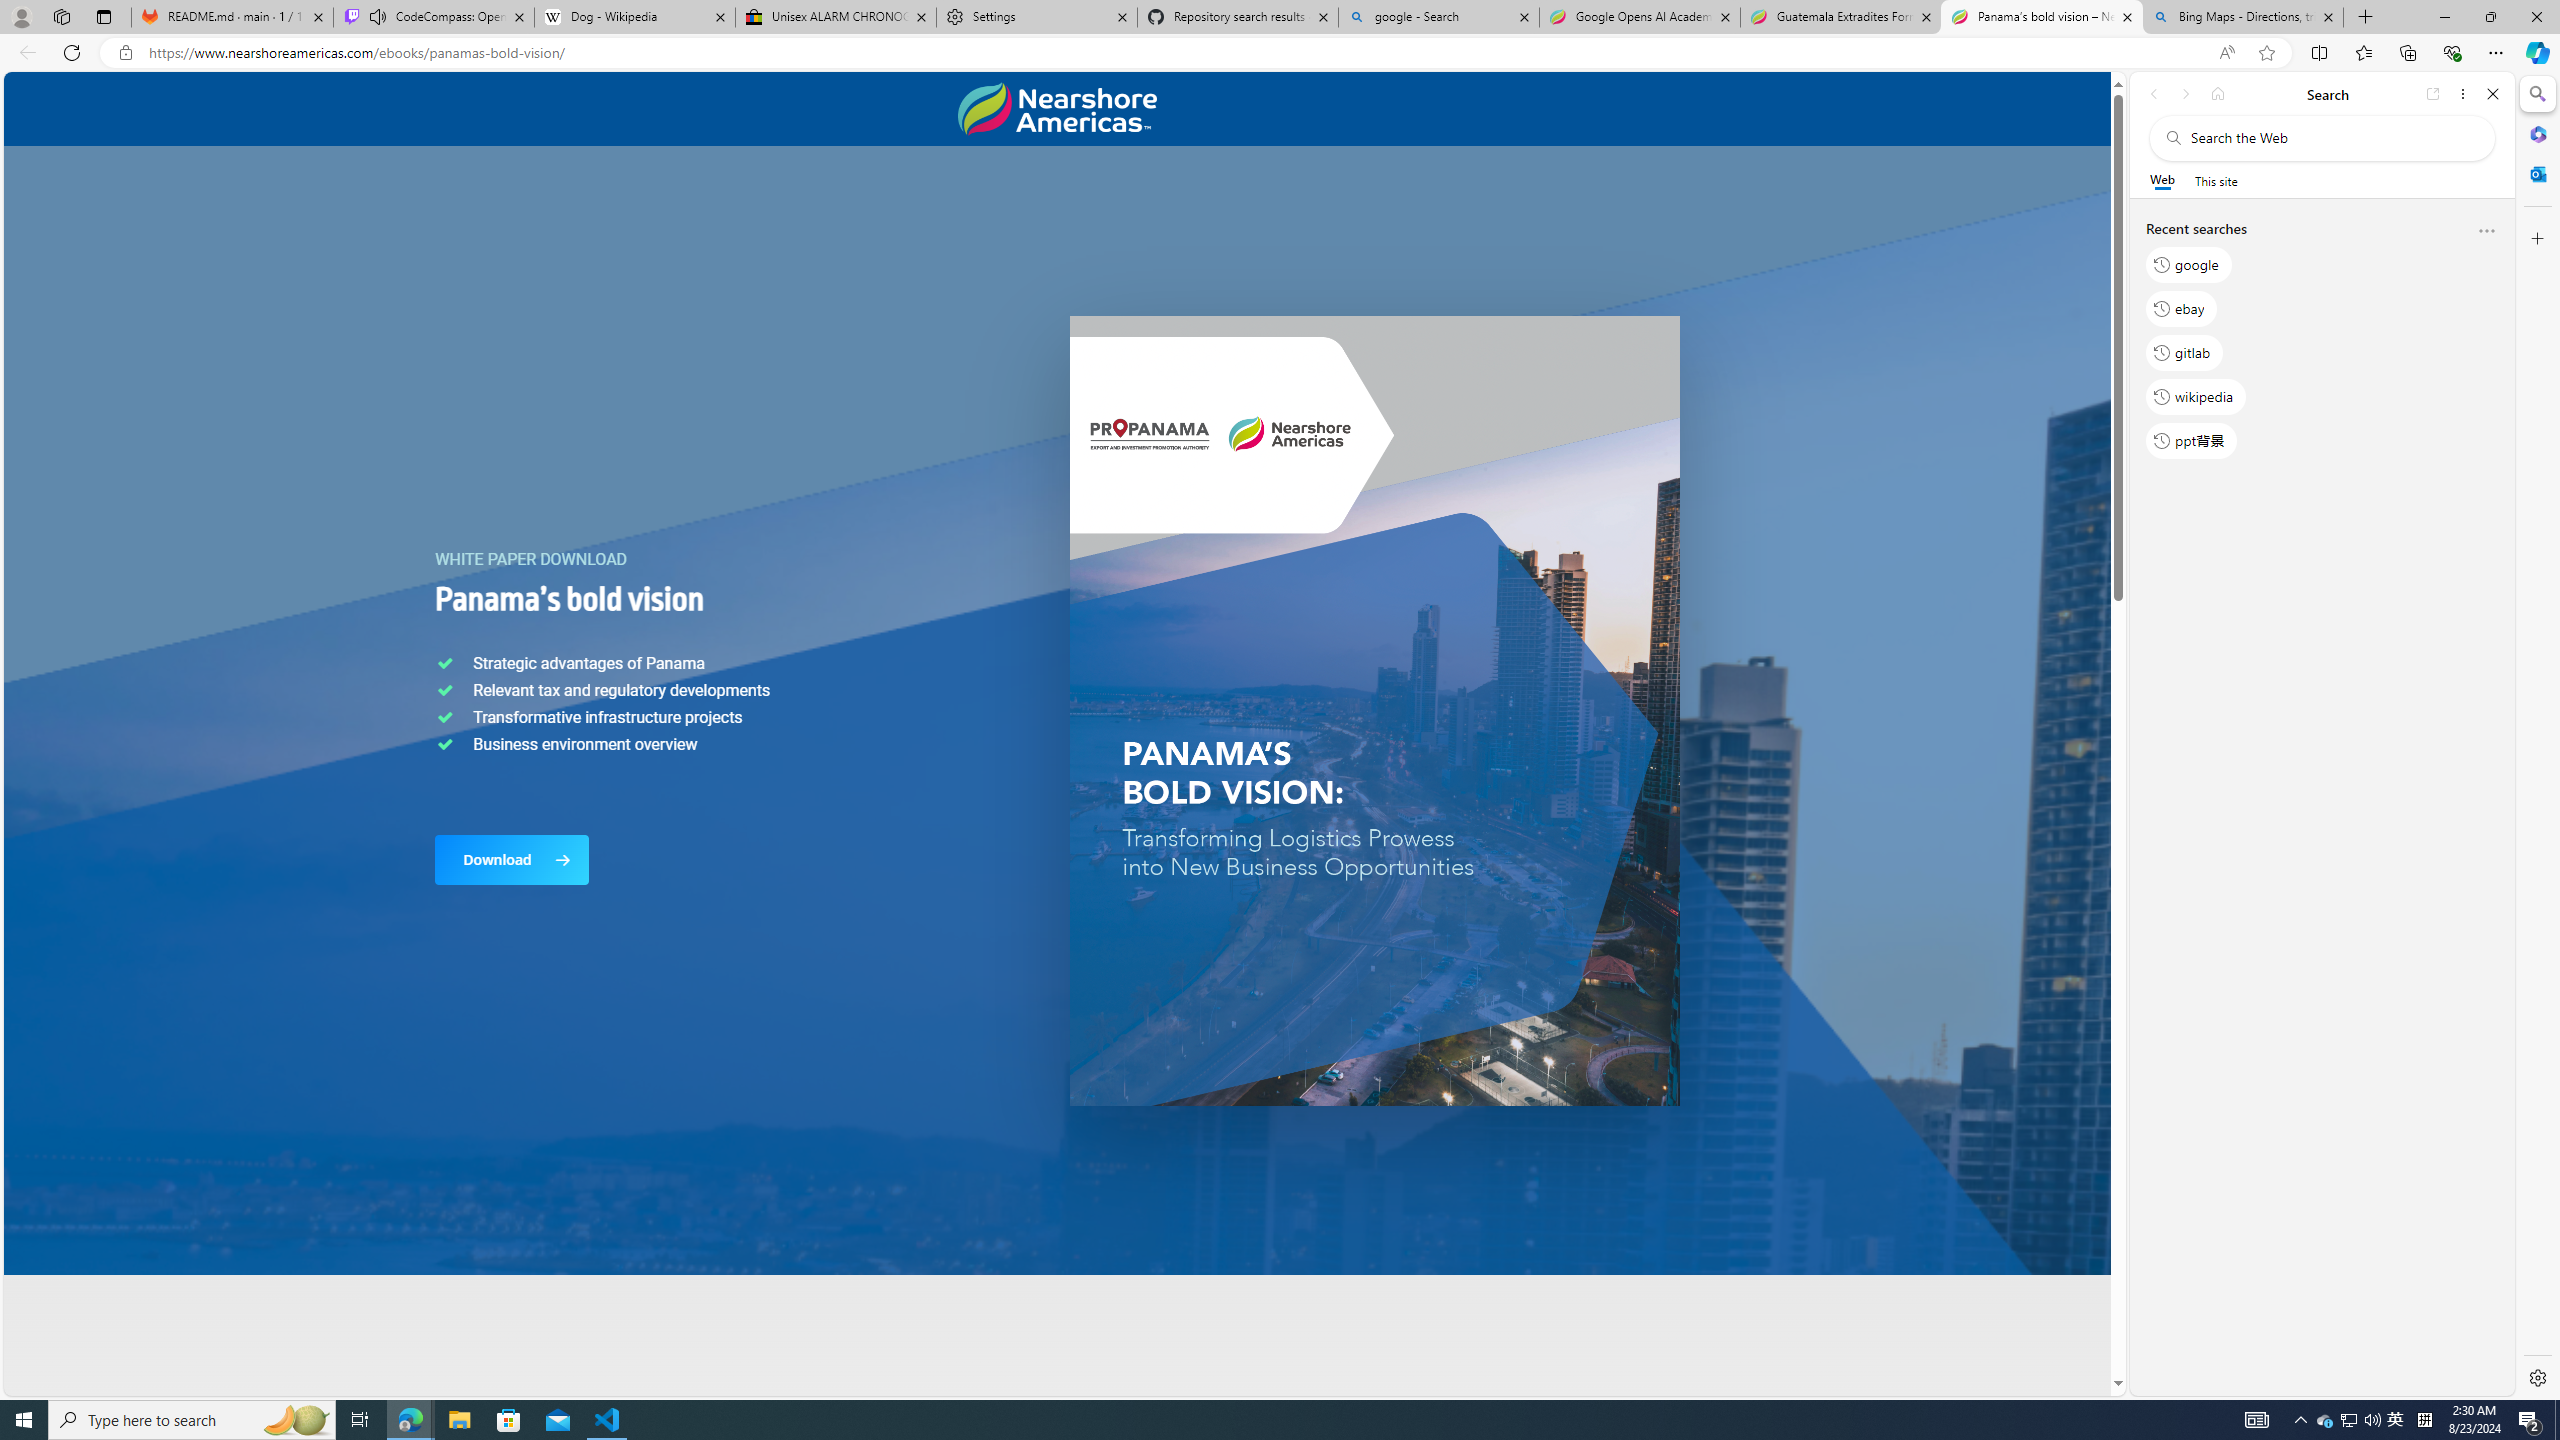 The image size is (2560, 1440). I want to click on 'Dog - Wikipedia', so click(633, 16).